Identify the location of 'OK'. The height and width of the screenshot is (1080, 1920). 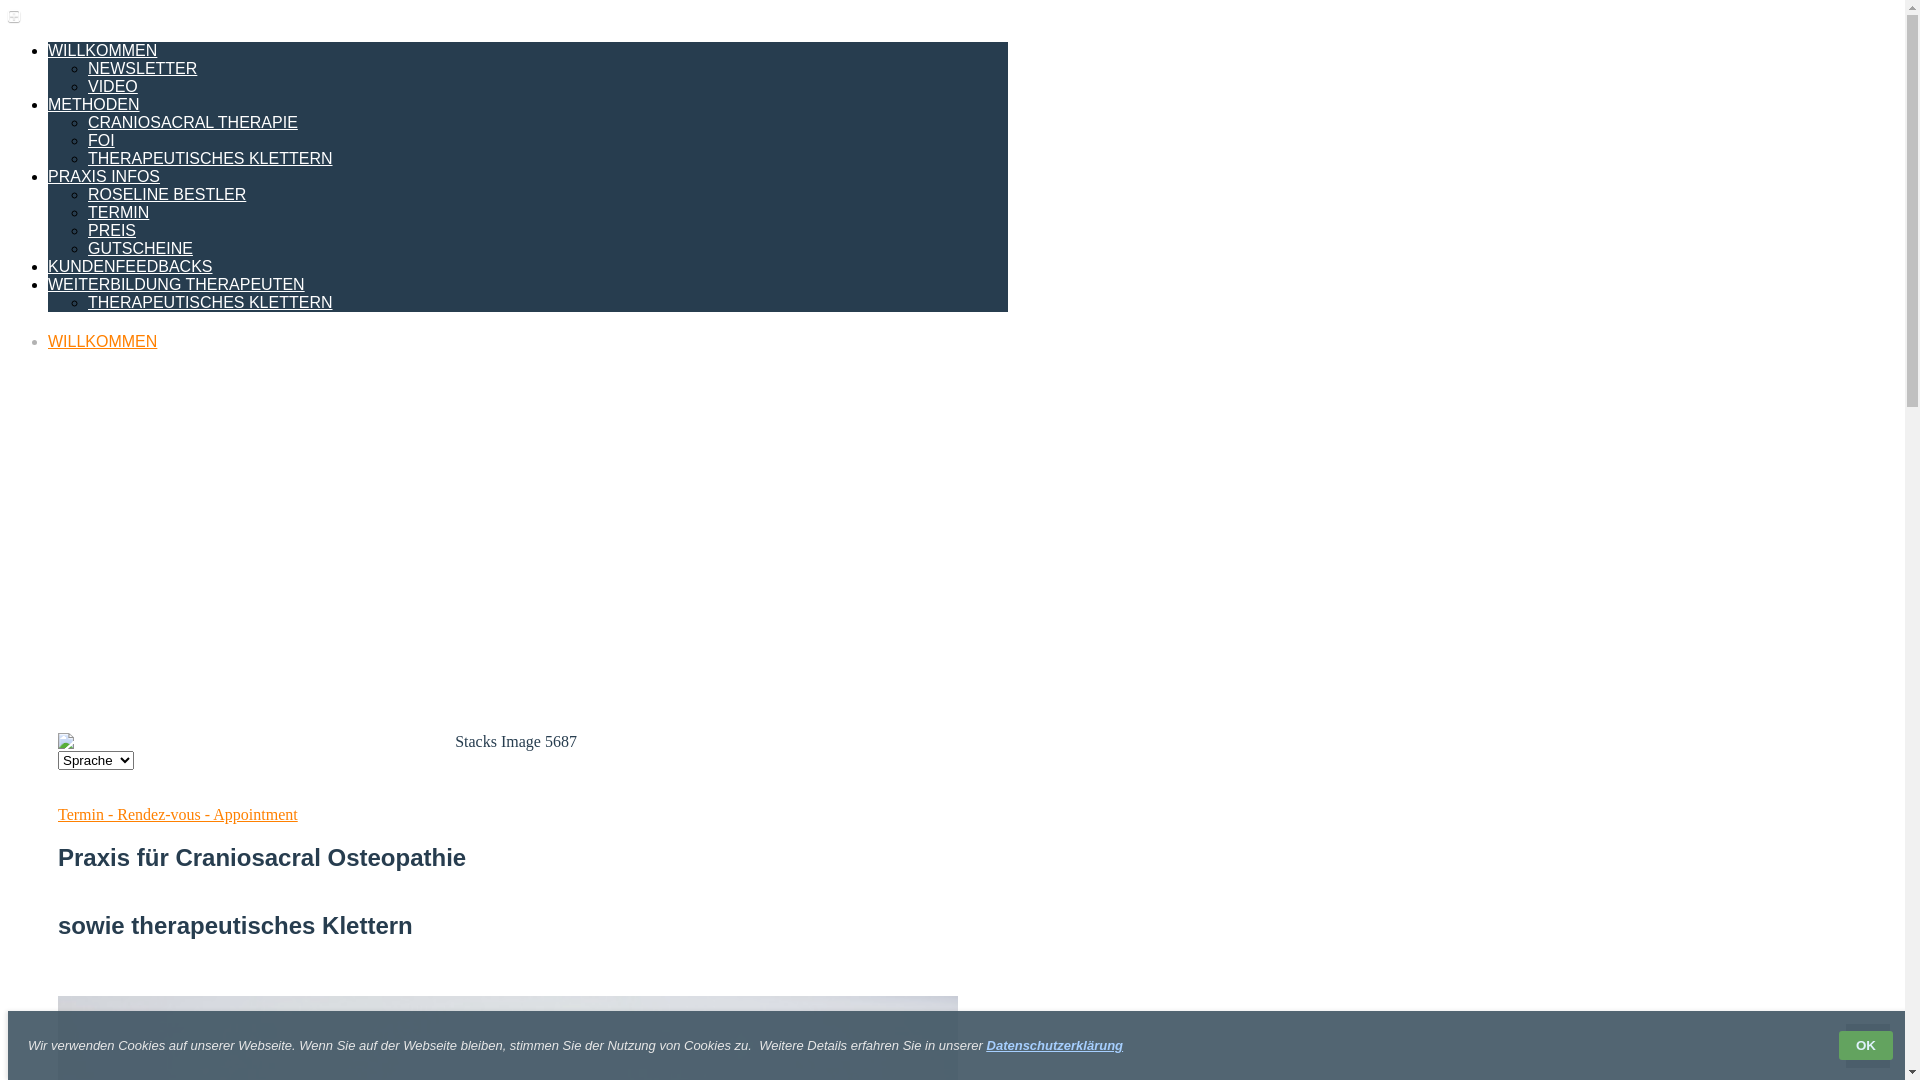
(1865, 1044).